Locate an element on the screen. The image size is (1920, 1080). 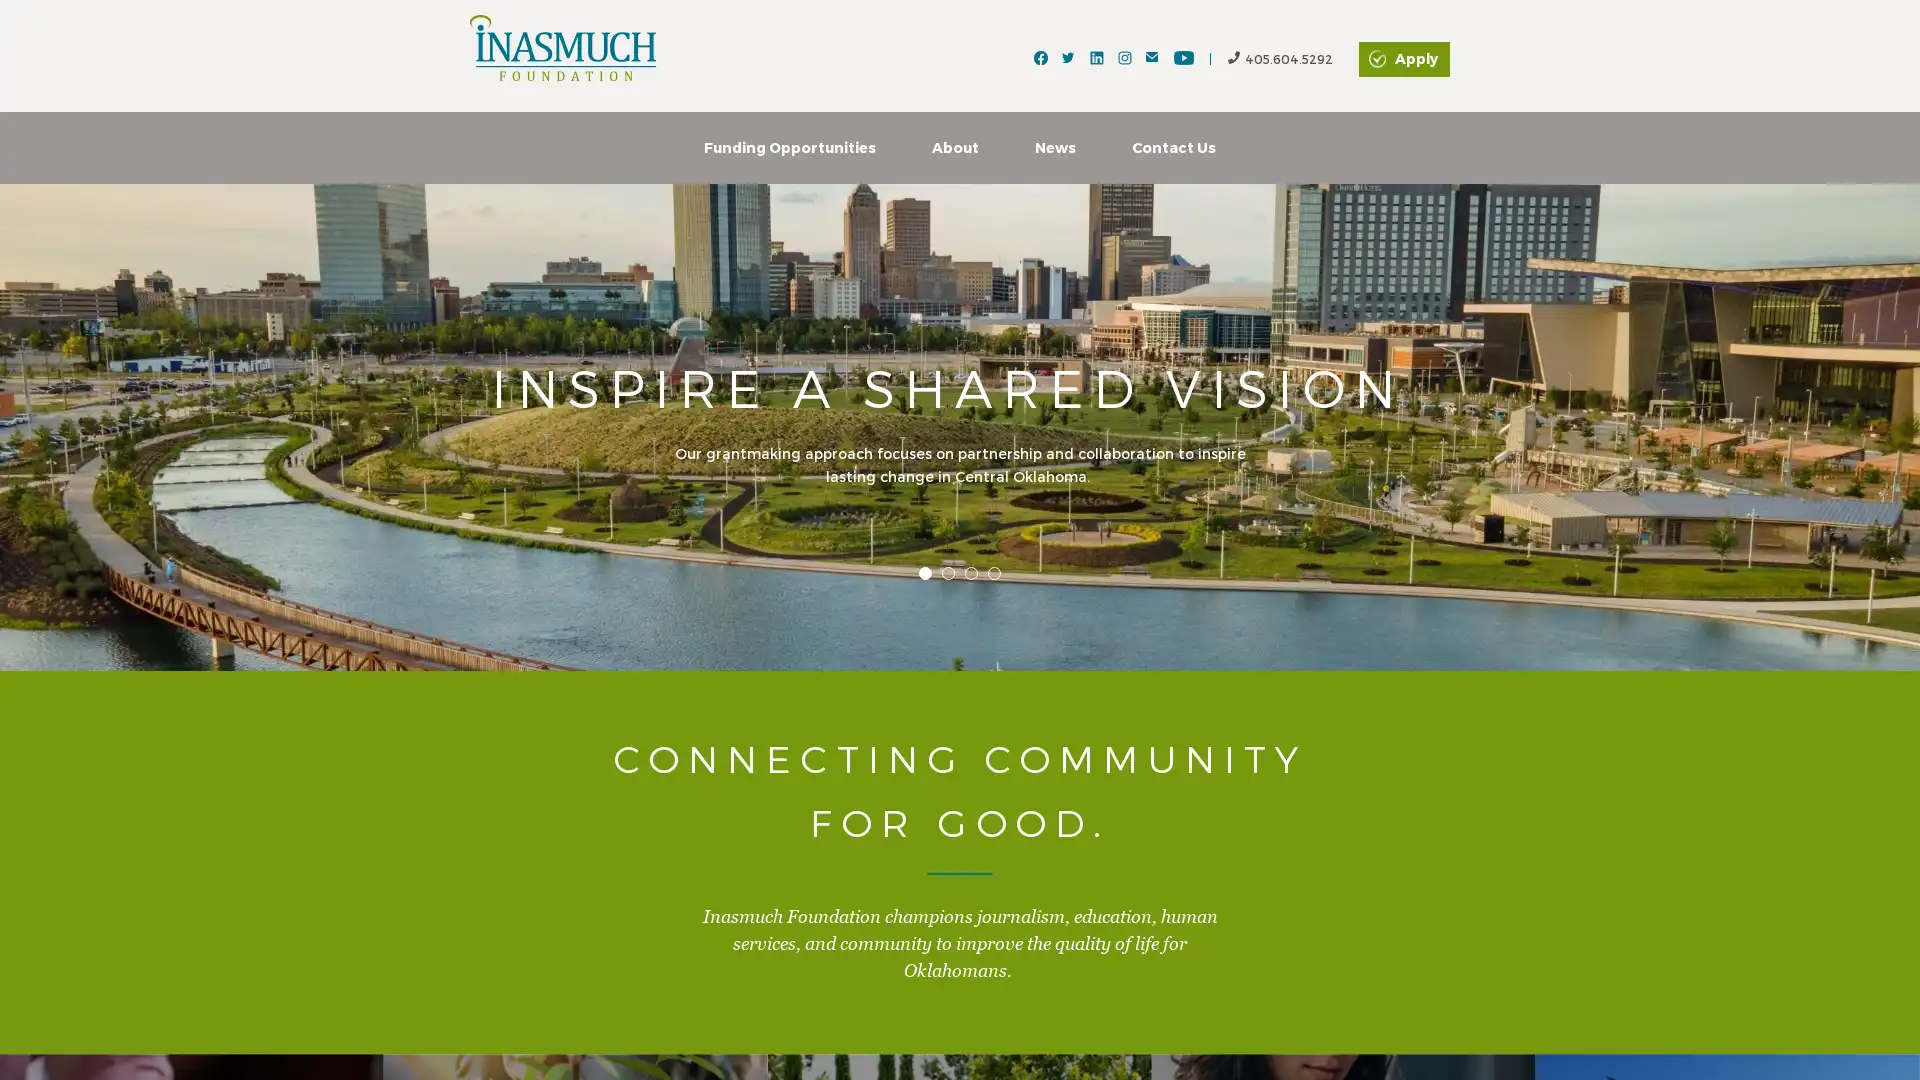
3 is located at coordinates (971, 572).